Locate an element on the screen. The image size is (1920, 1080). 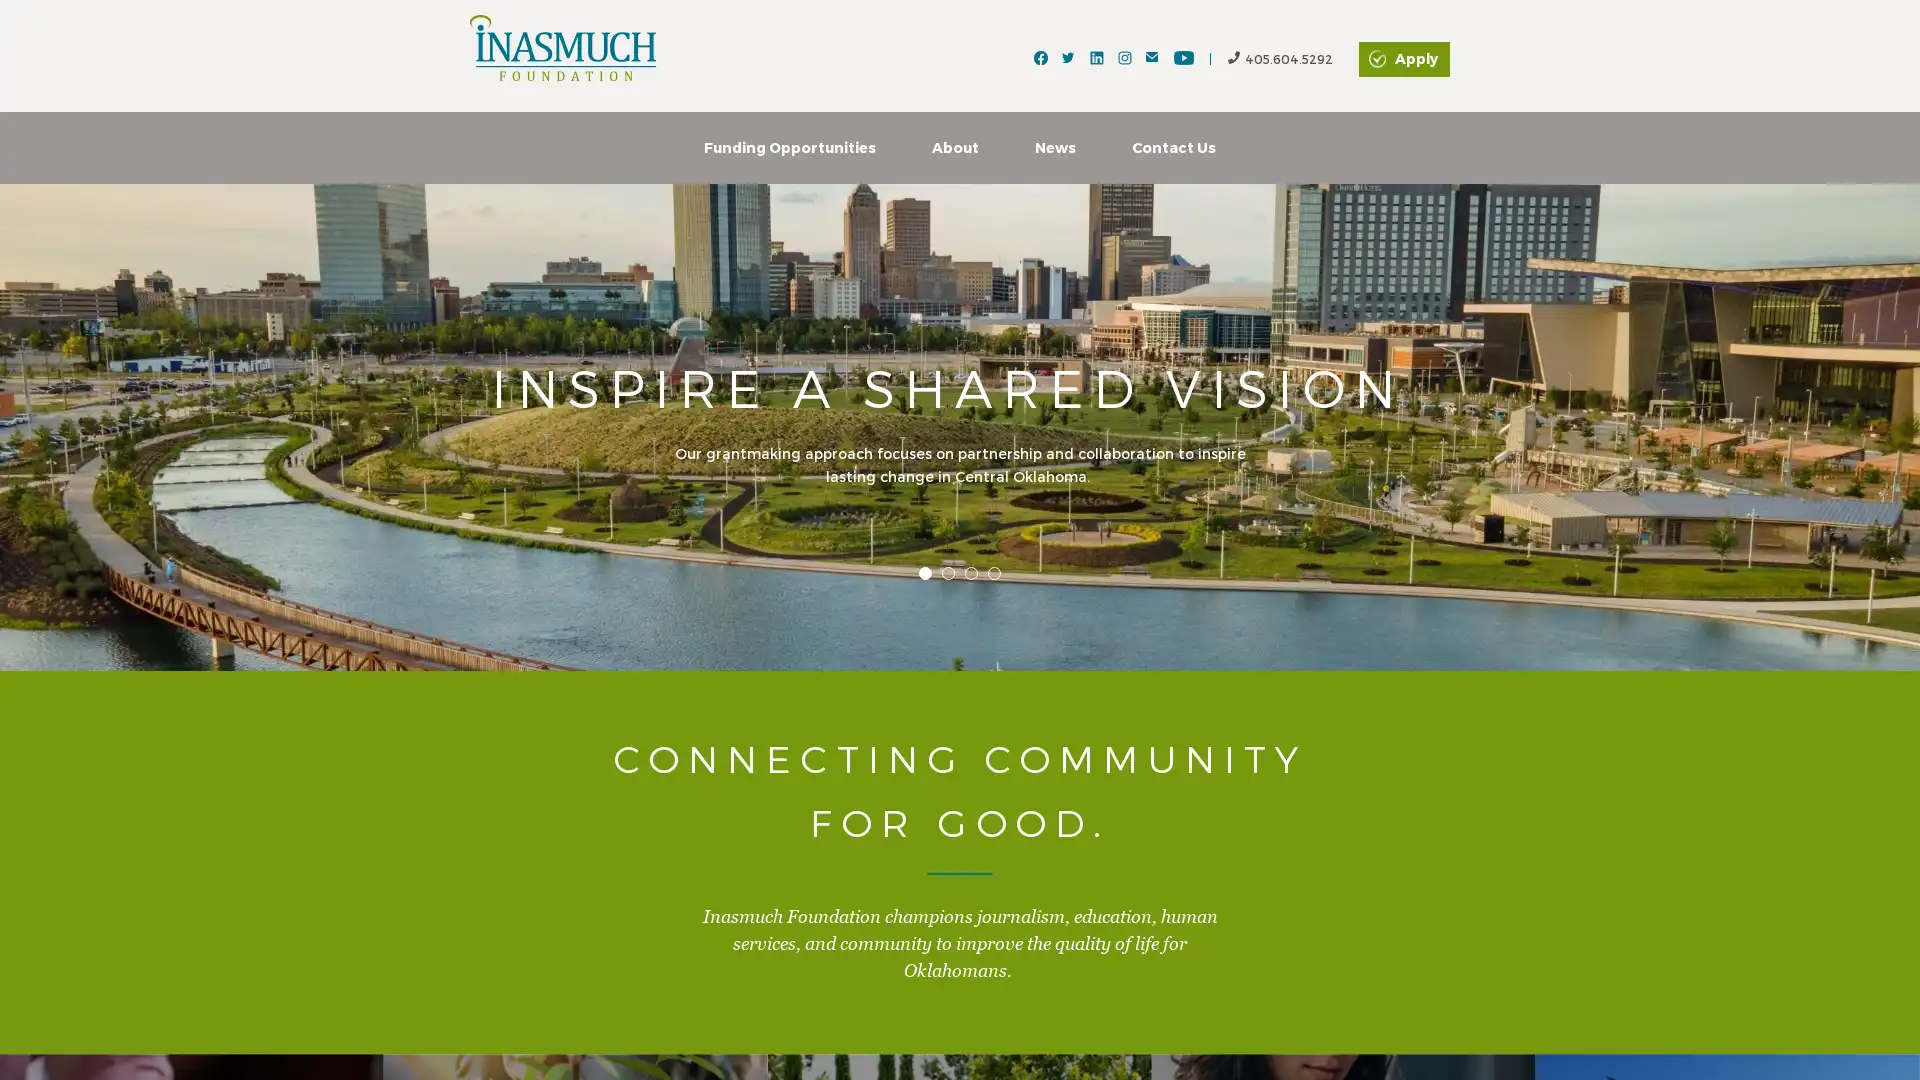
3 is located at coordinates (971, 572).